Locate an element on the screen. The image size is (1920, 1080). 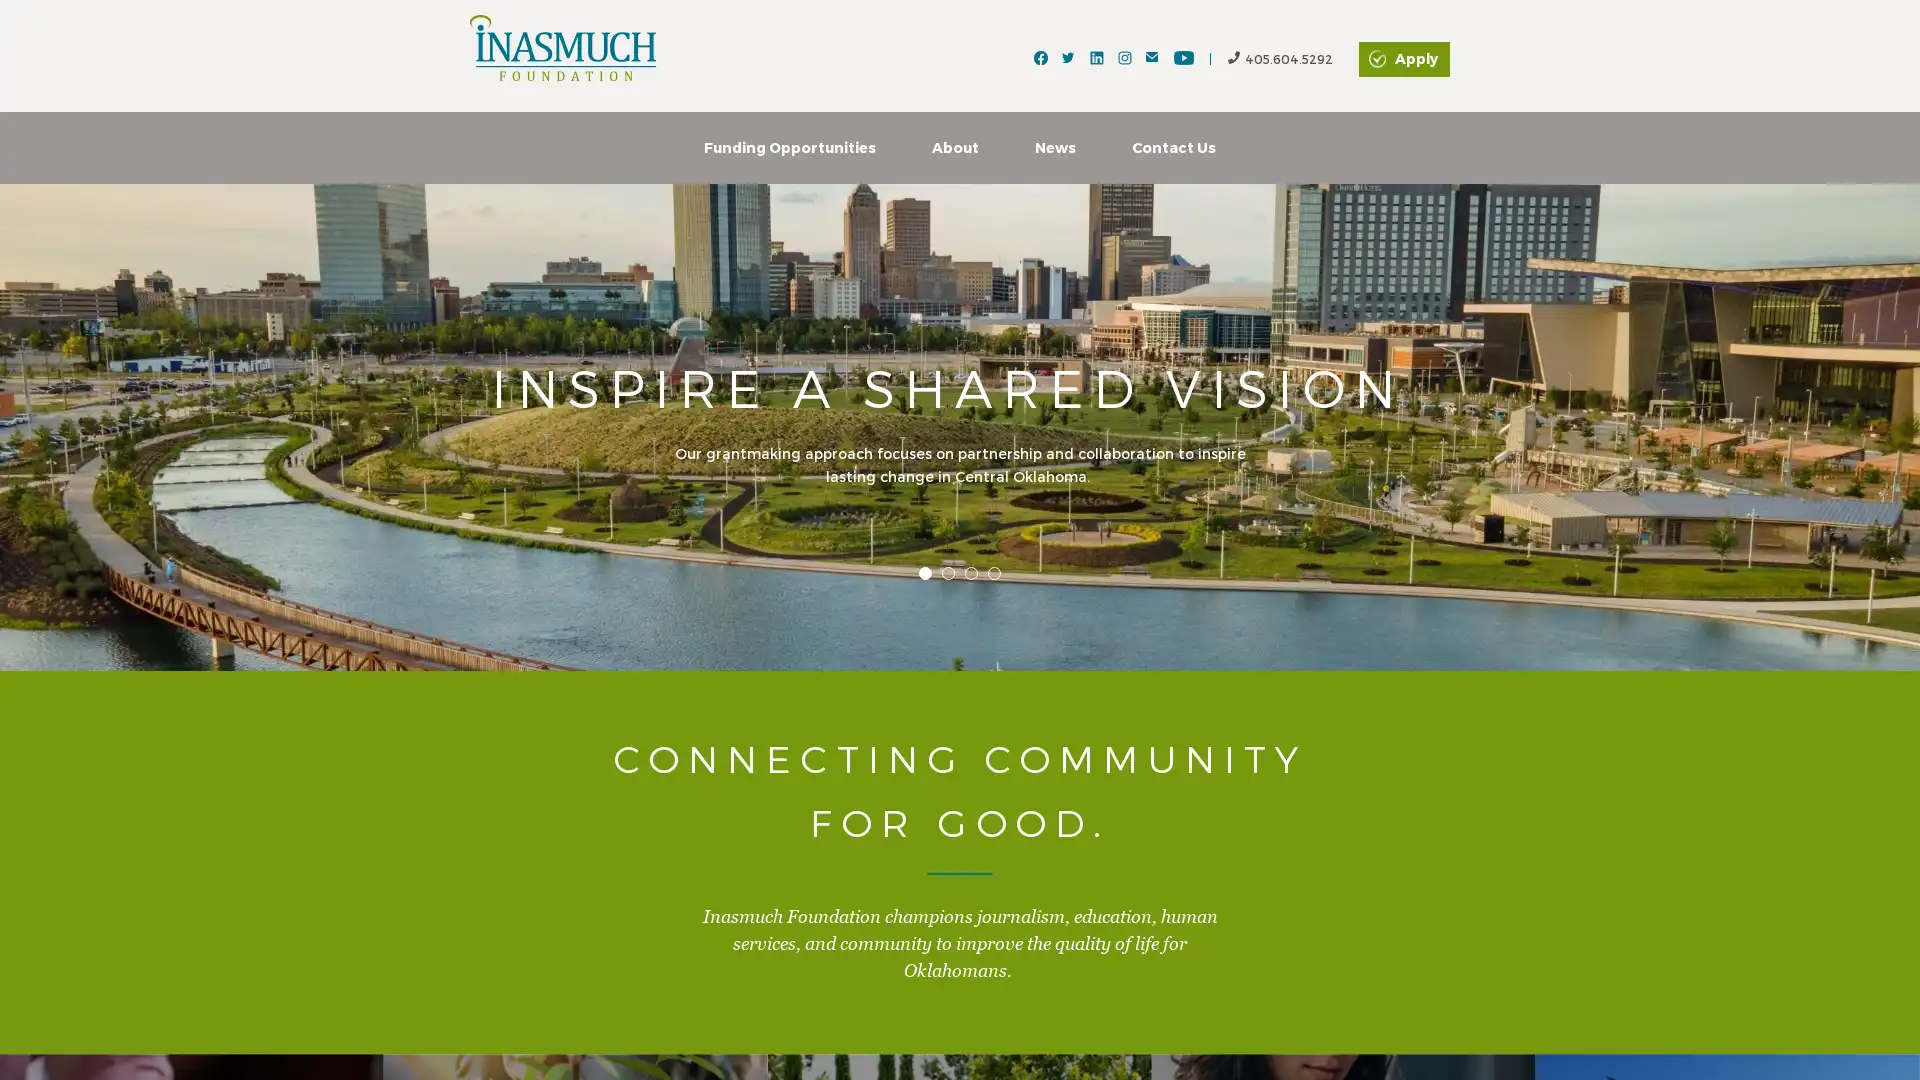
3 is located at coordinates (971, 572).